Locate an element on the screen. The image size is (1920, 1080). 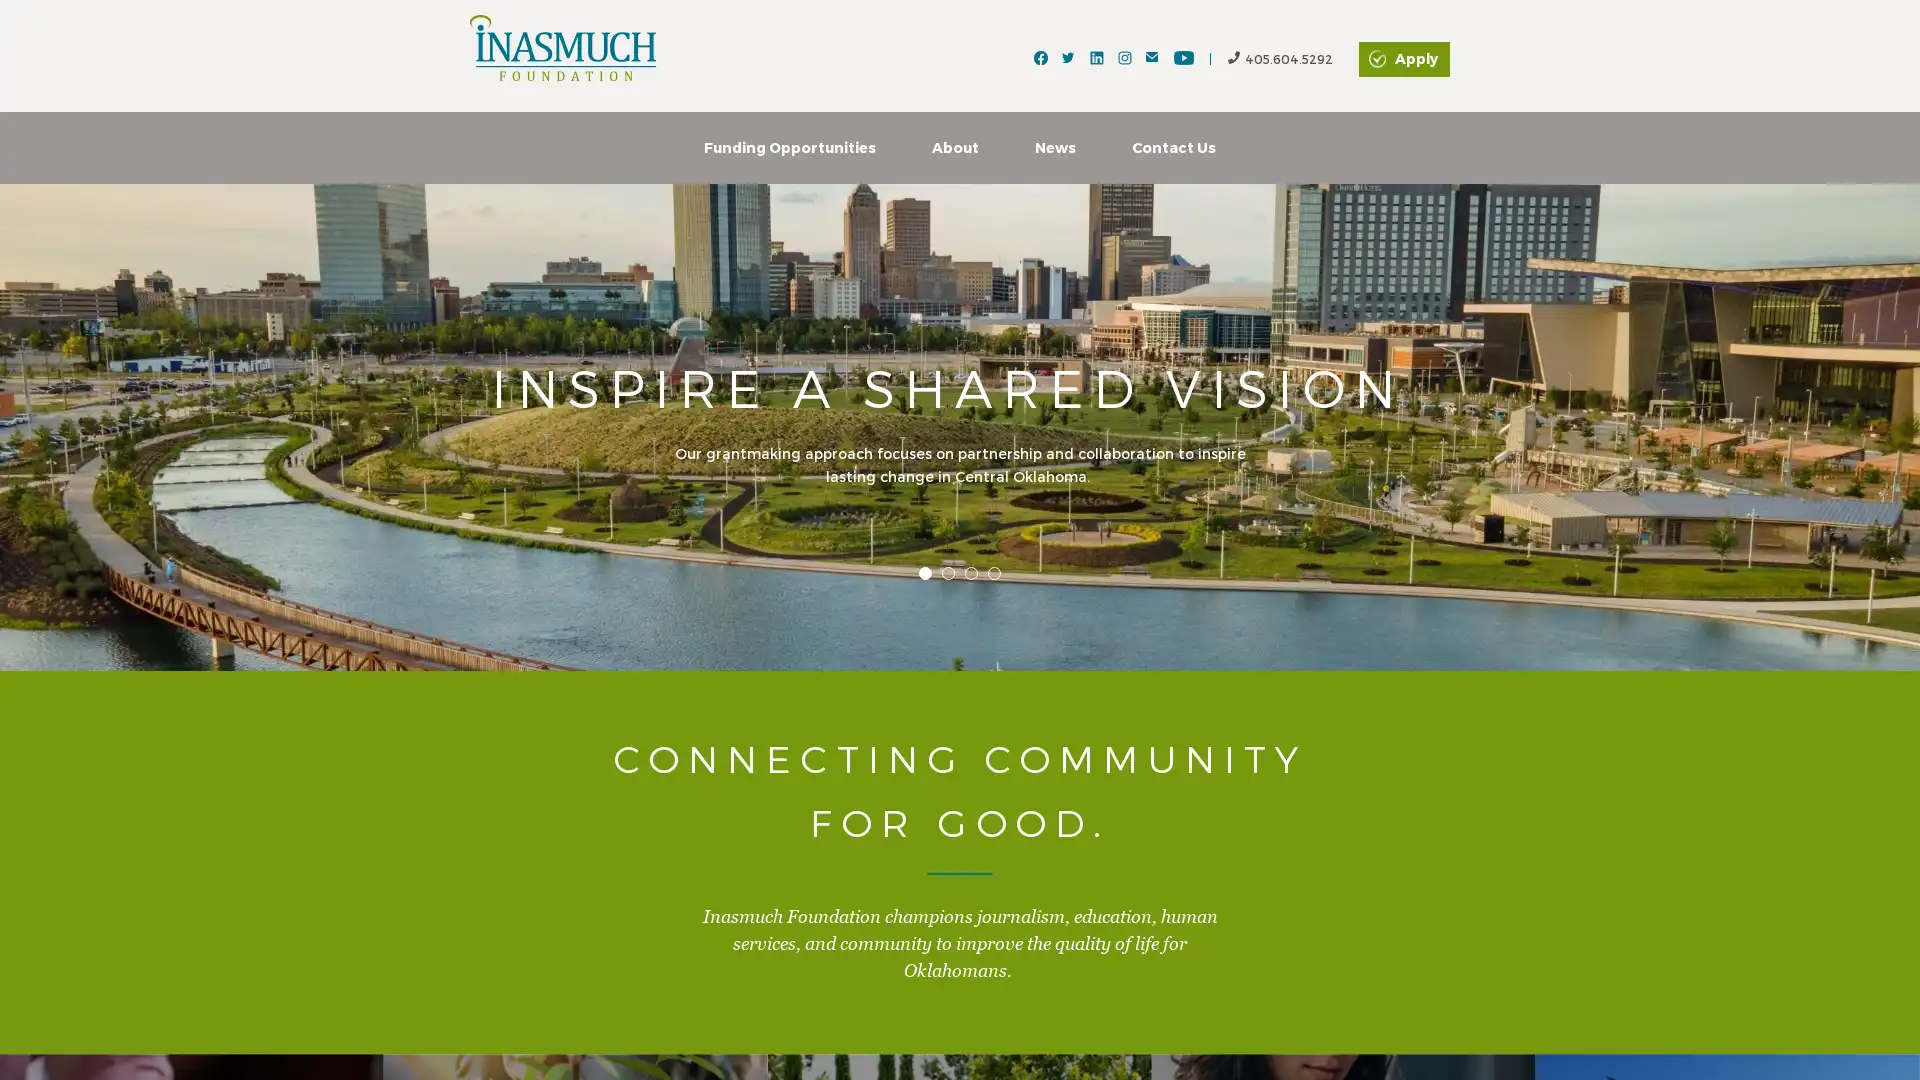
3 is located at coordinates (971, 572).